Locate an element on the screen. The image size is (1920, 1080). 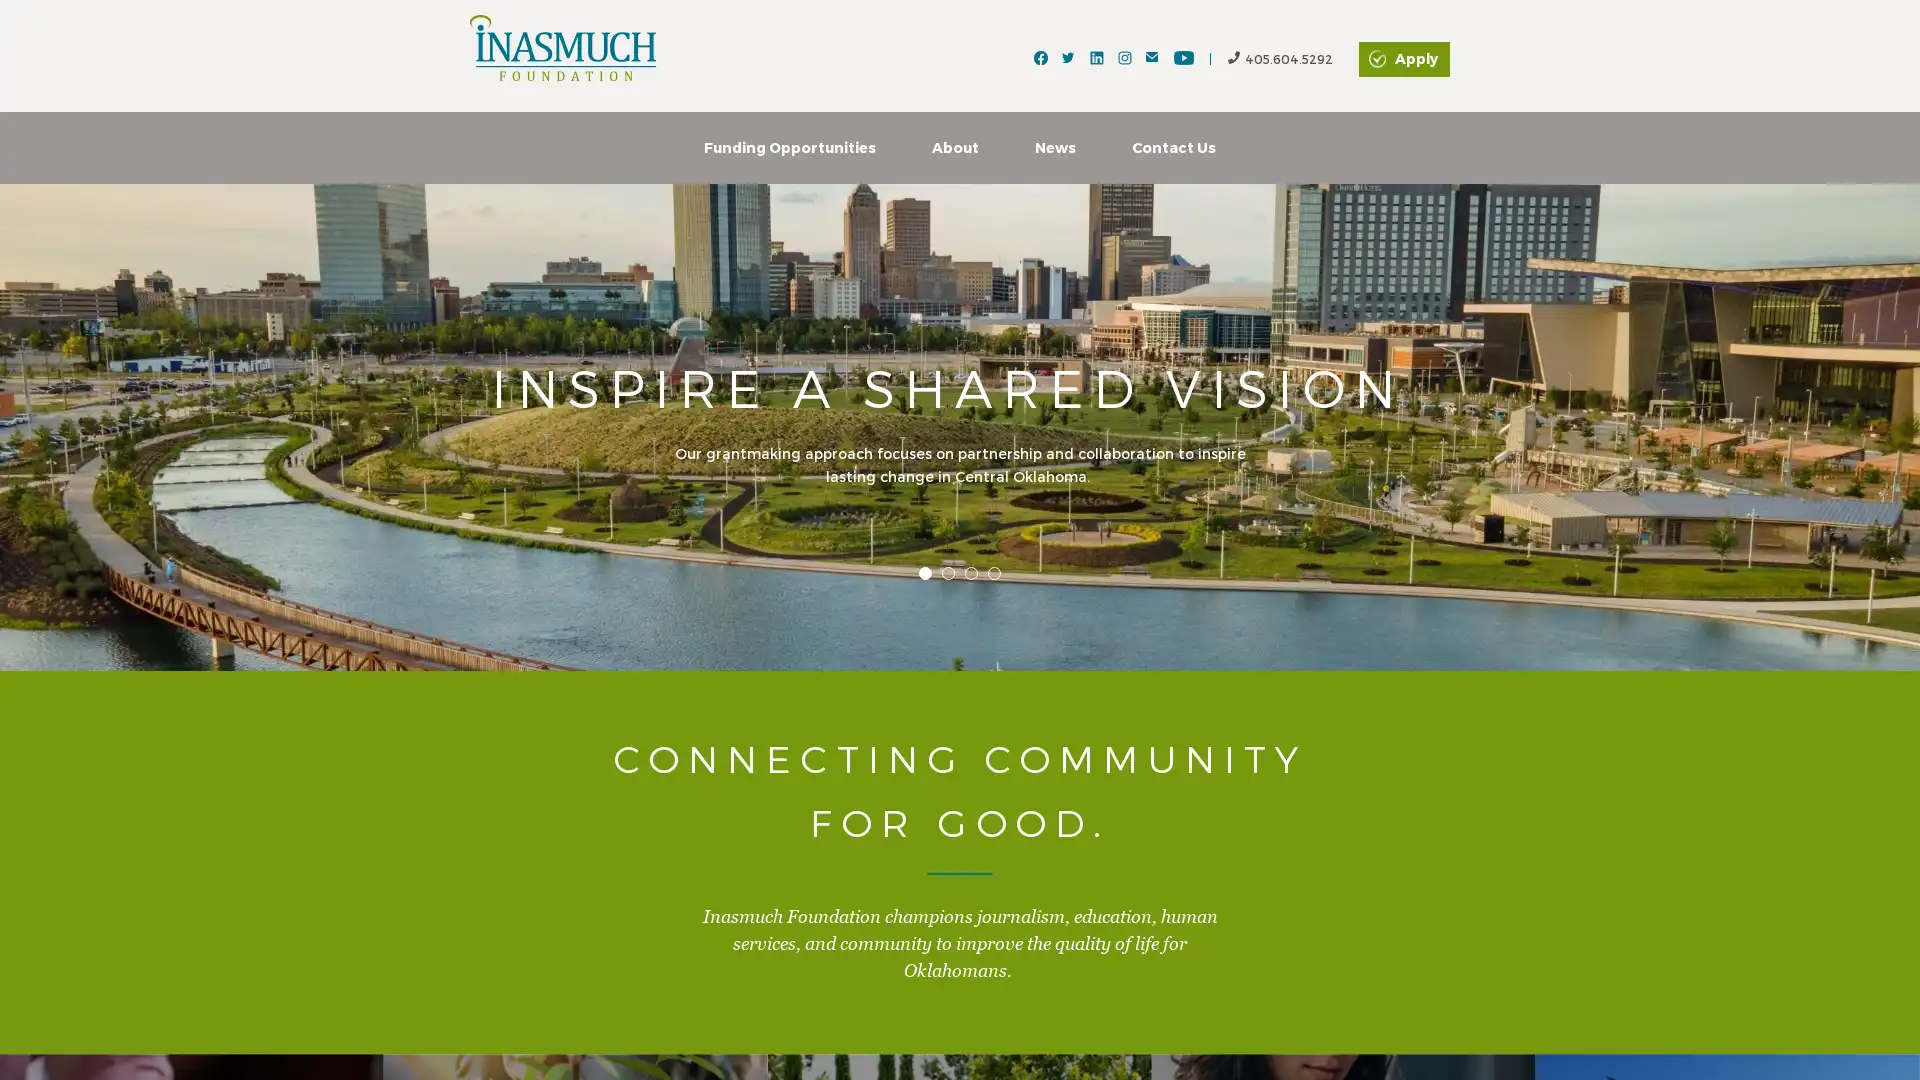
3 is located at coordinates (971, 572).